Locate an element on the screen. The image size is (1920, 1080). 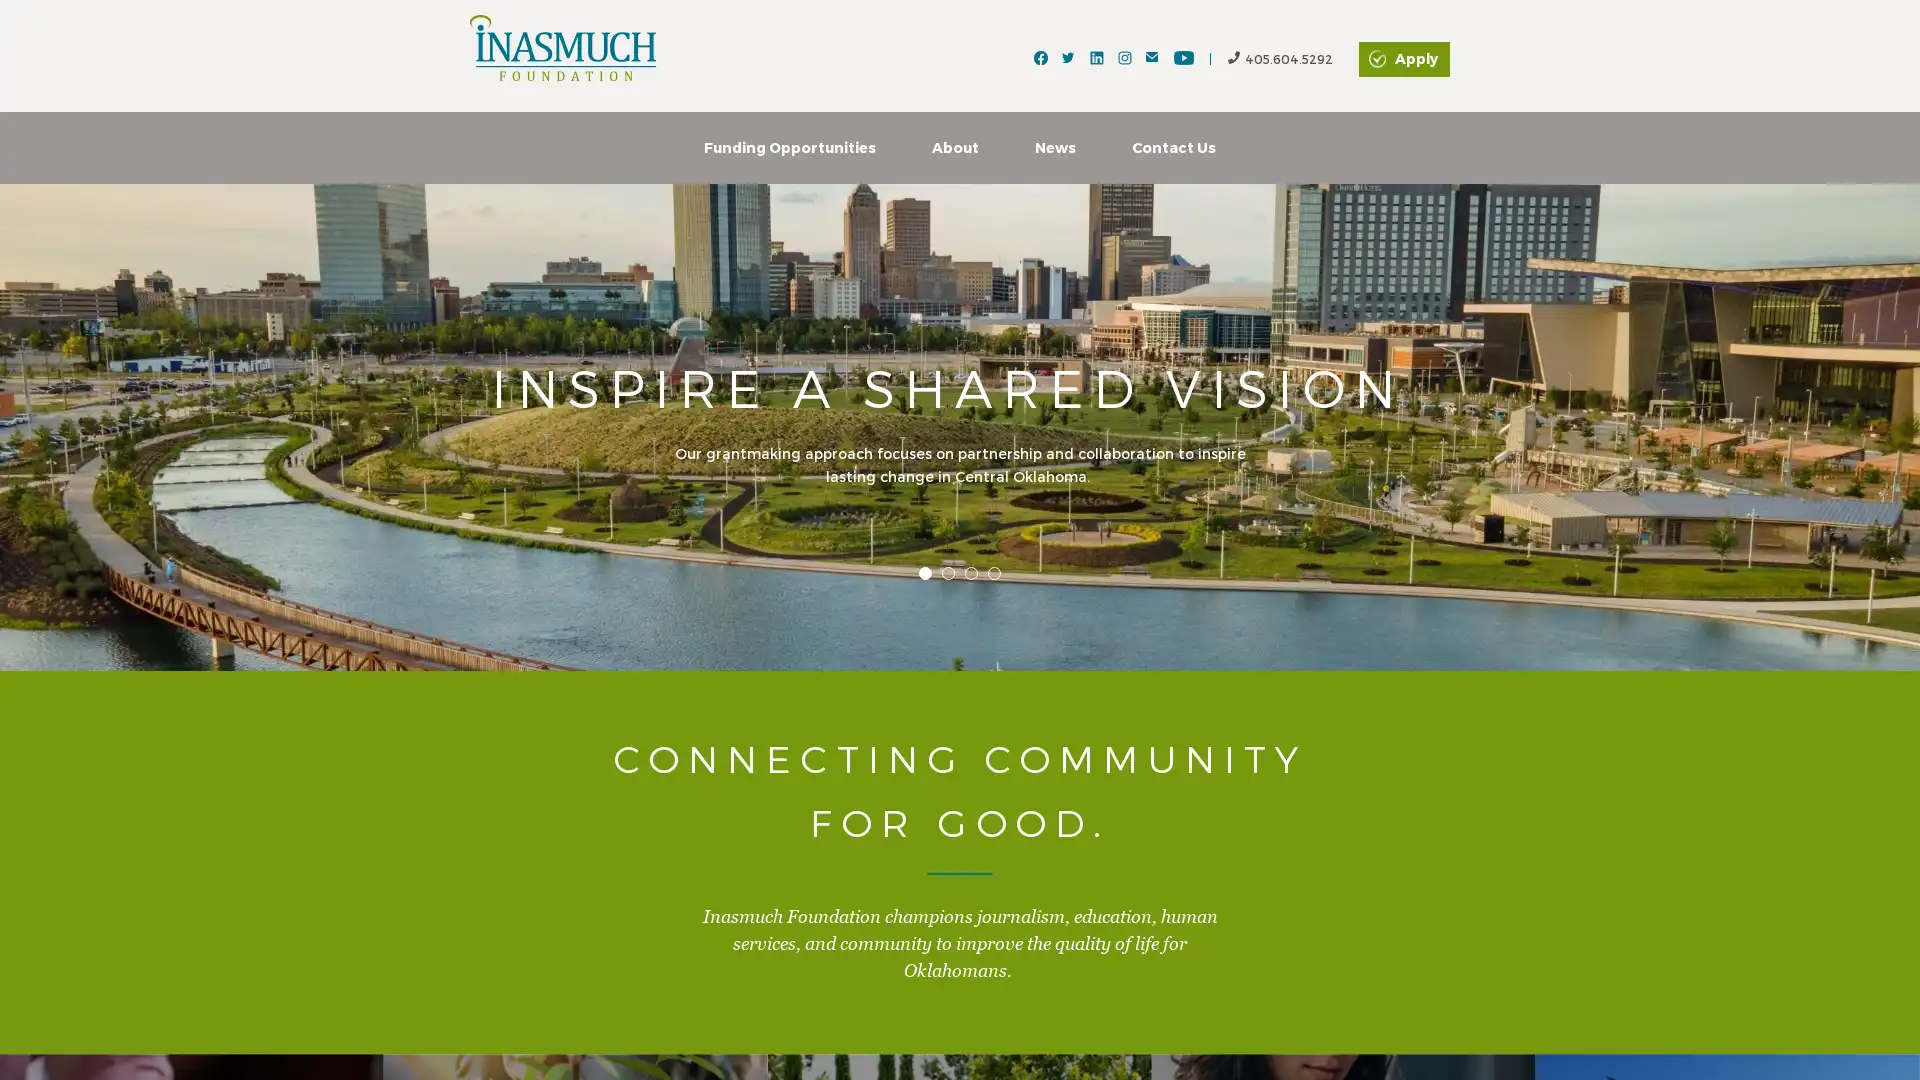
3 is located at coordinates (971, 572).